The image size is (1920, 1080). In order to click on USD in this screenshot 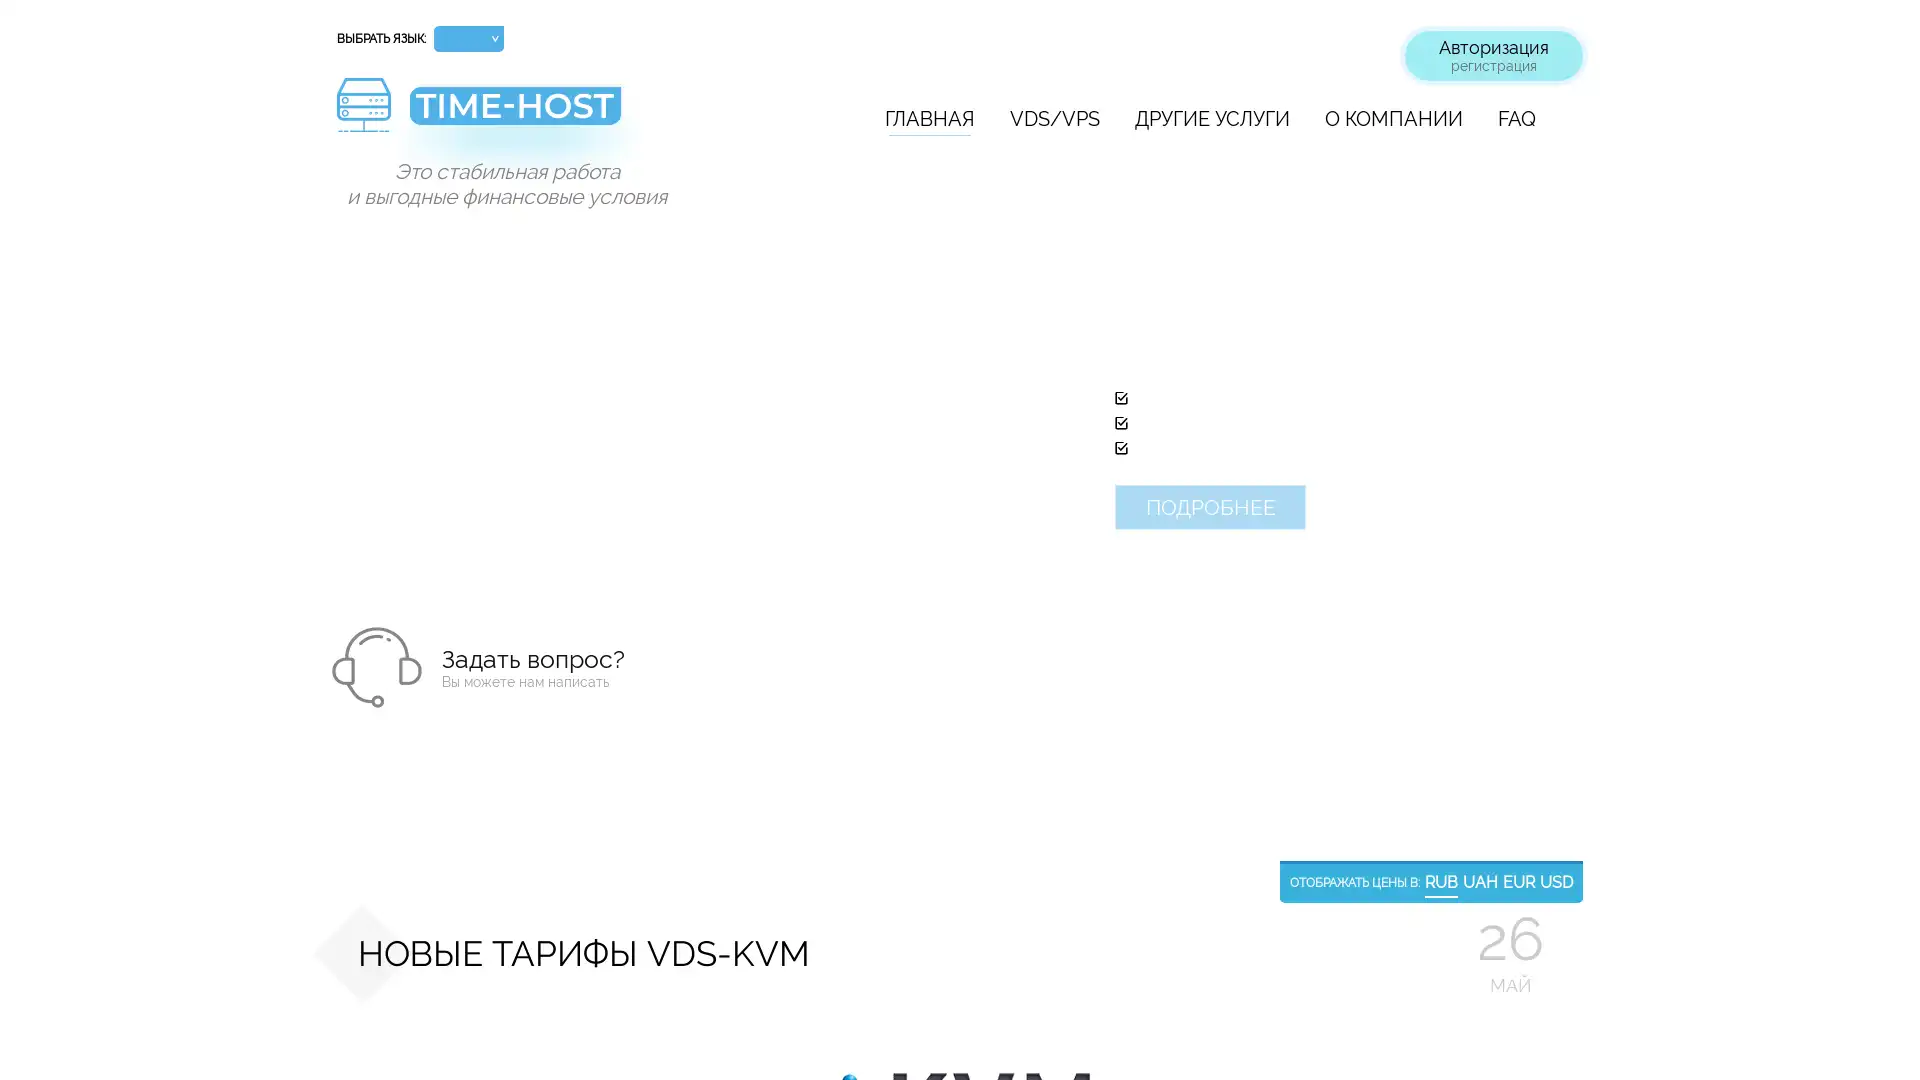, I will do `click(1555, 882)`.